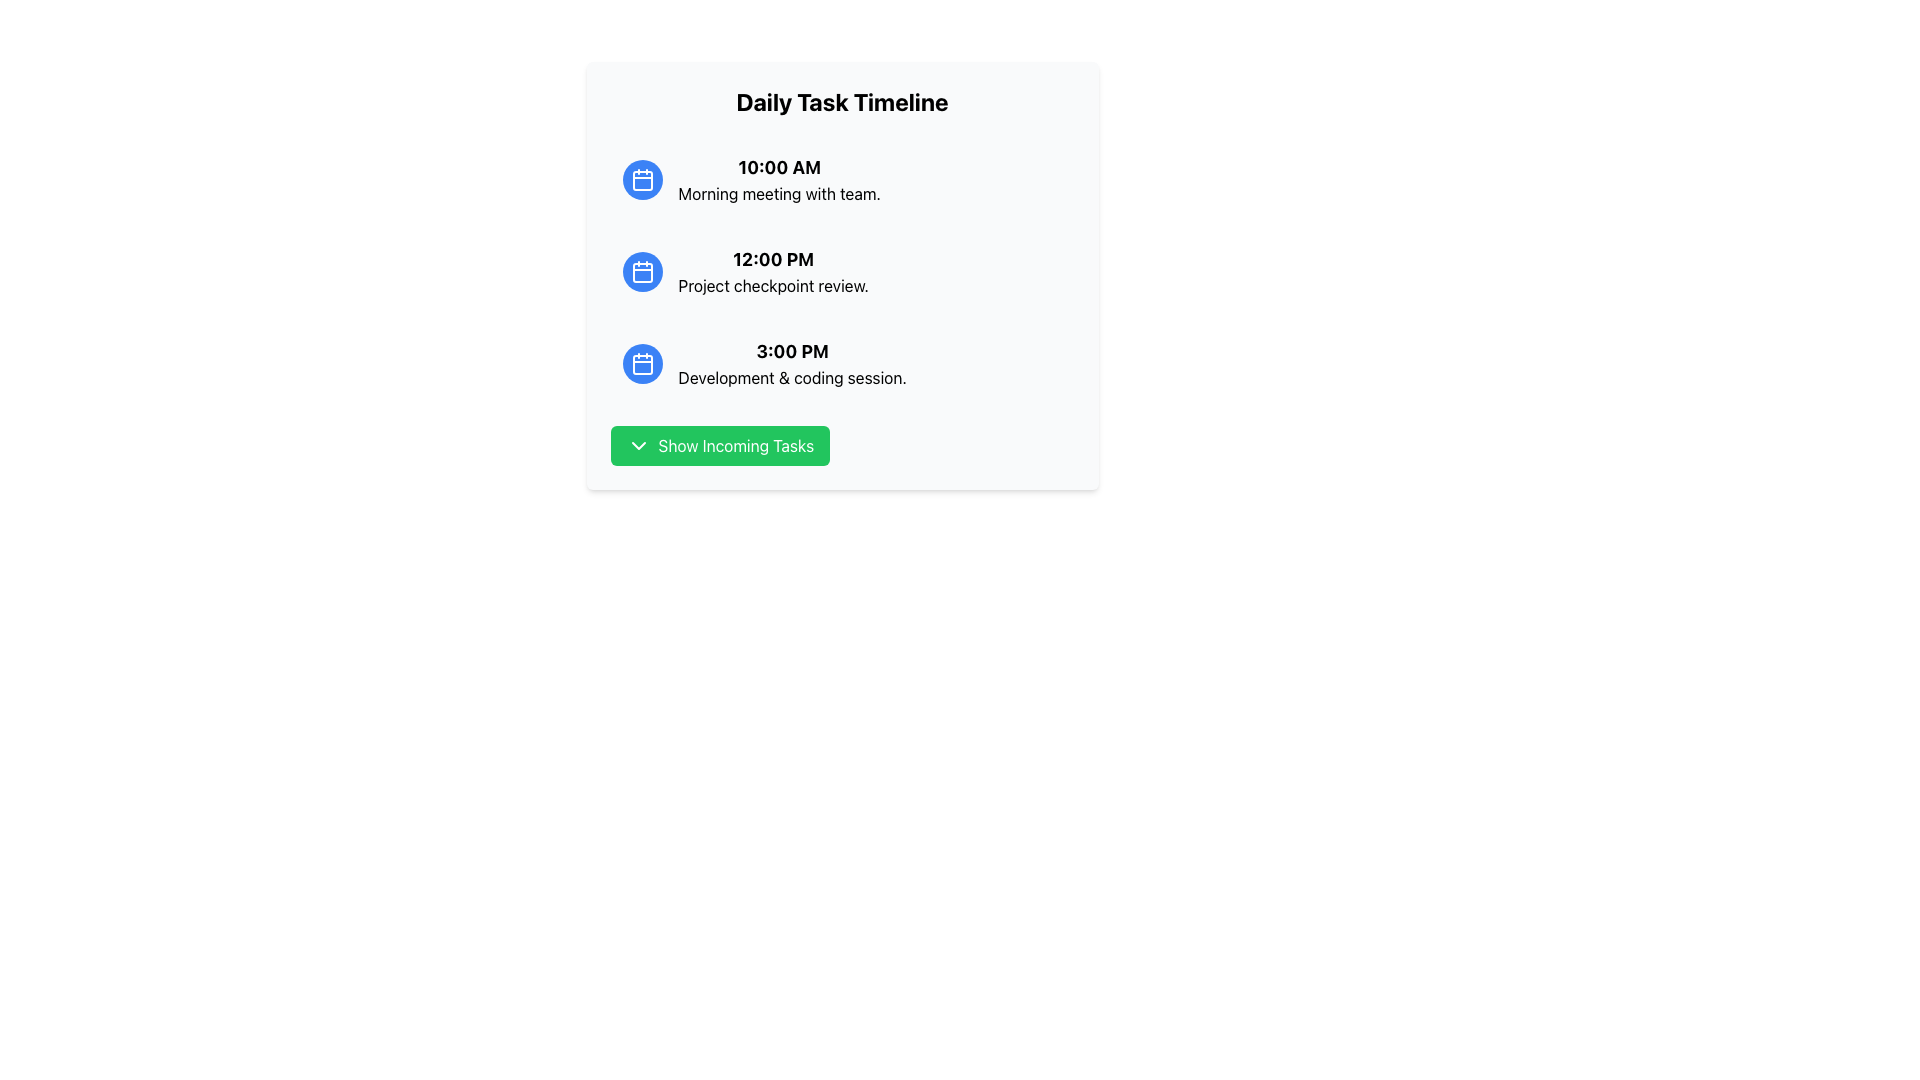 The image size is (1920, 1080). Describe the element at coordinates (778, 166) in the screenshot. I see `the time label displaying '10:00 AM', which is located at the top of the schedule card titled 'Daily Task Timeline', above the text 'Morning meeting with team'` at that location.